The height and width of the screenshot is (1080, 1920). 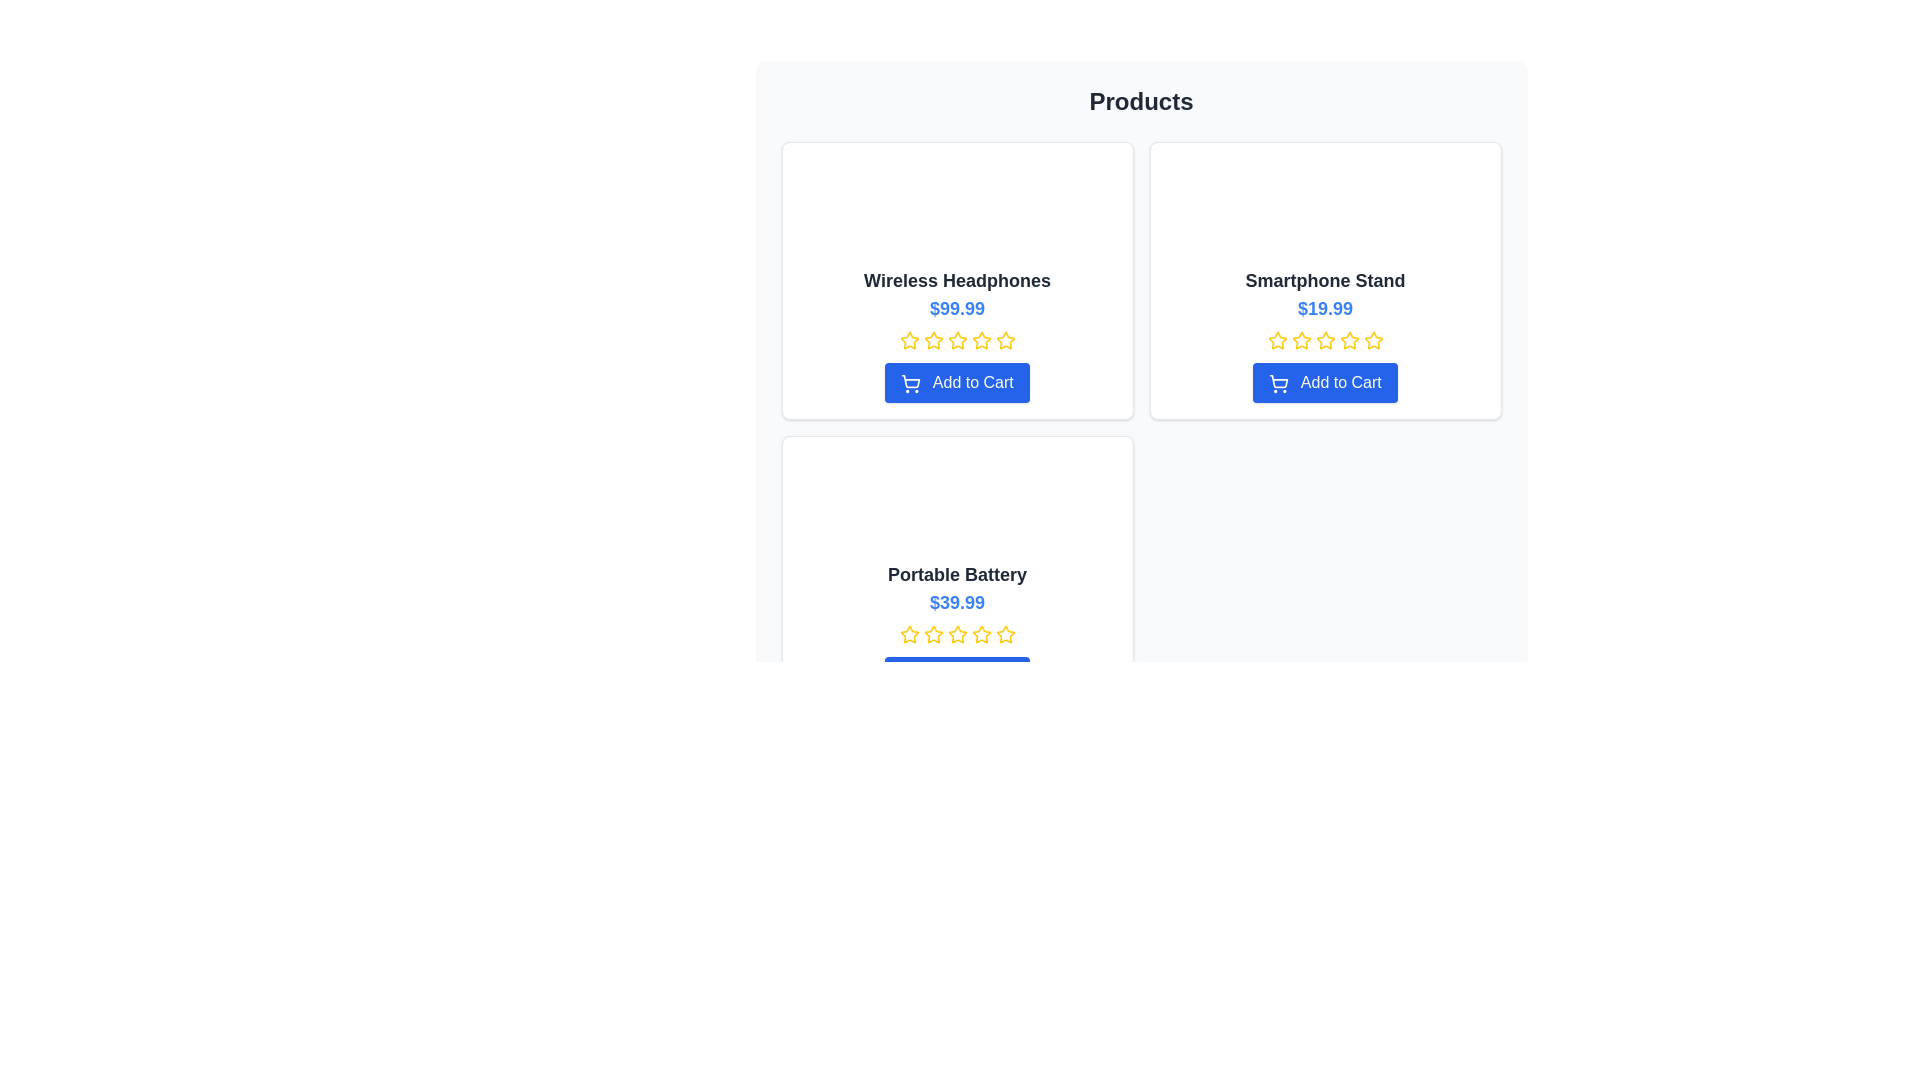 What do you see at coordinates (932, 339) in the screenshot?
I see `the third star icon in the horizontal group of five rating star icons under the 'Wireless Headphones' product card` at bounding box center [932, 339].